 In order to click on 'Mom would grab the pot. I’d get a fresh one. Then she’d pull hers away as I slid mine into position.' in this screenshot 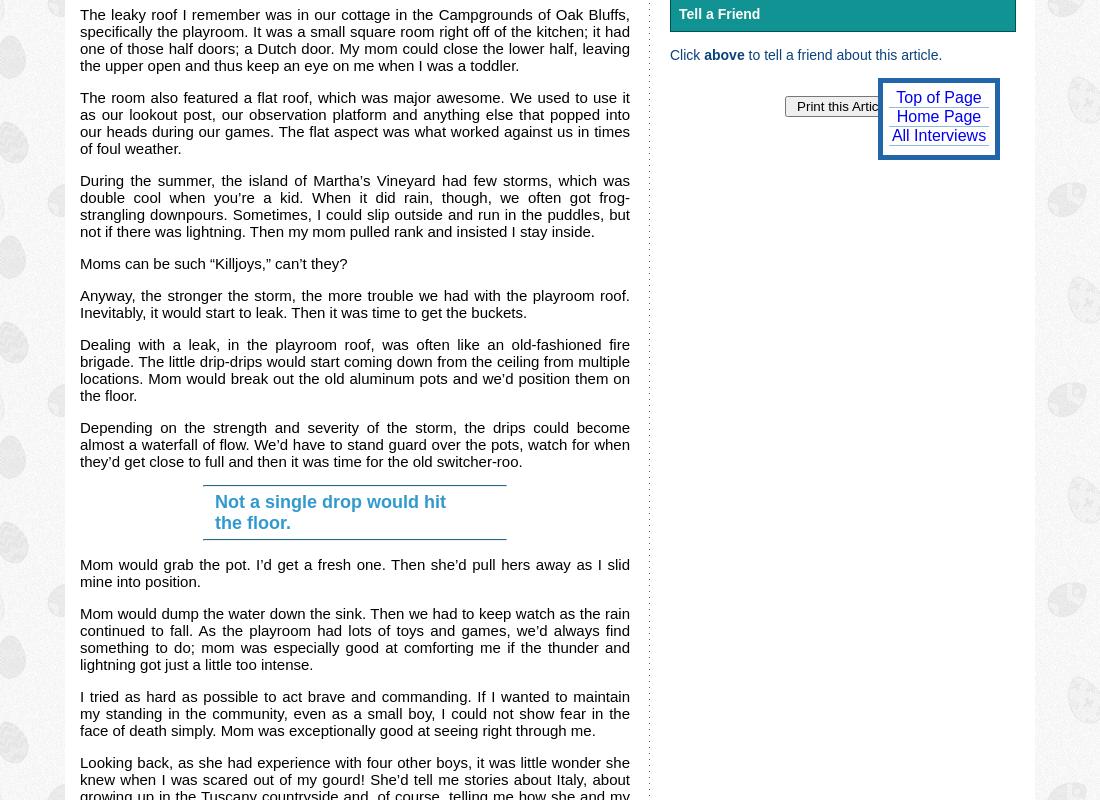, I will do `click(79, 572)`.